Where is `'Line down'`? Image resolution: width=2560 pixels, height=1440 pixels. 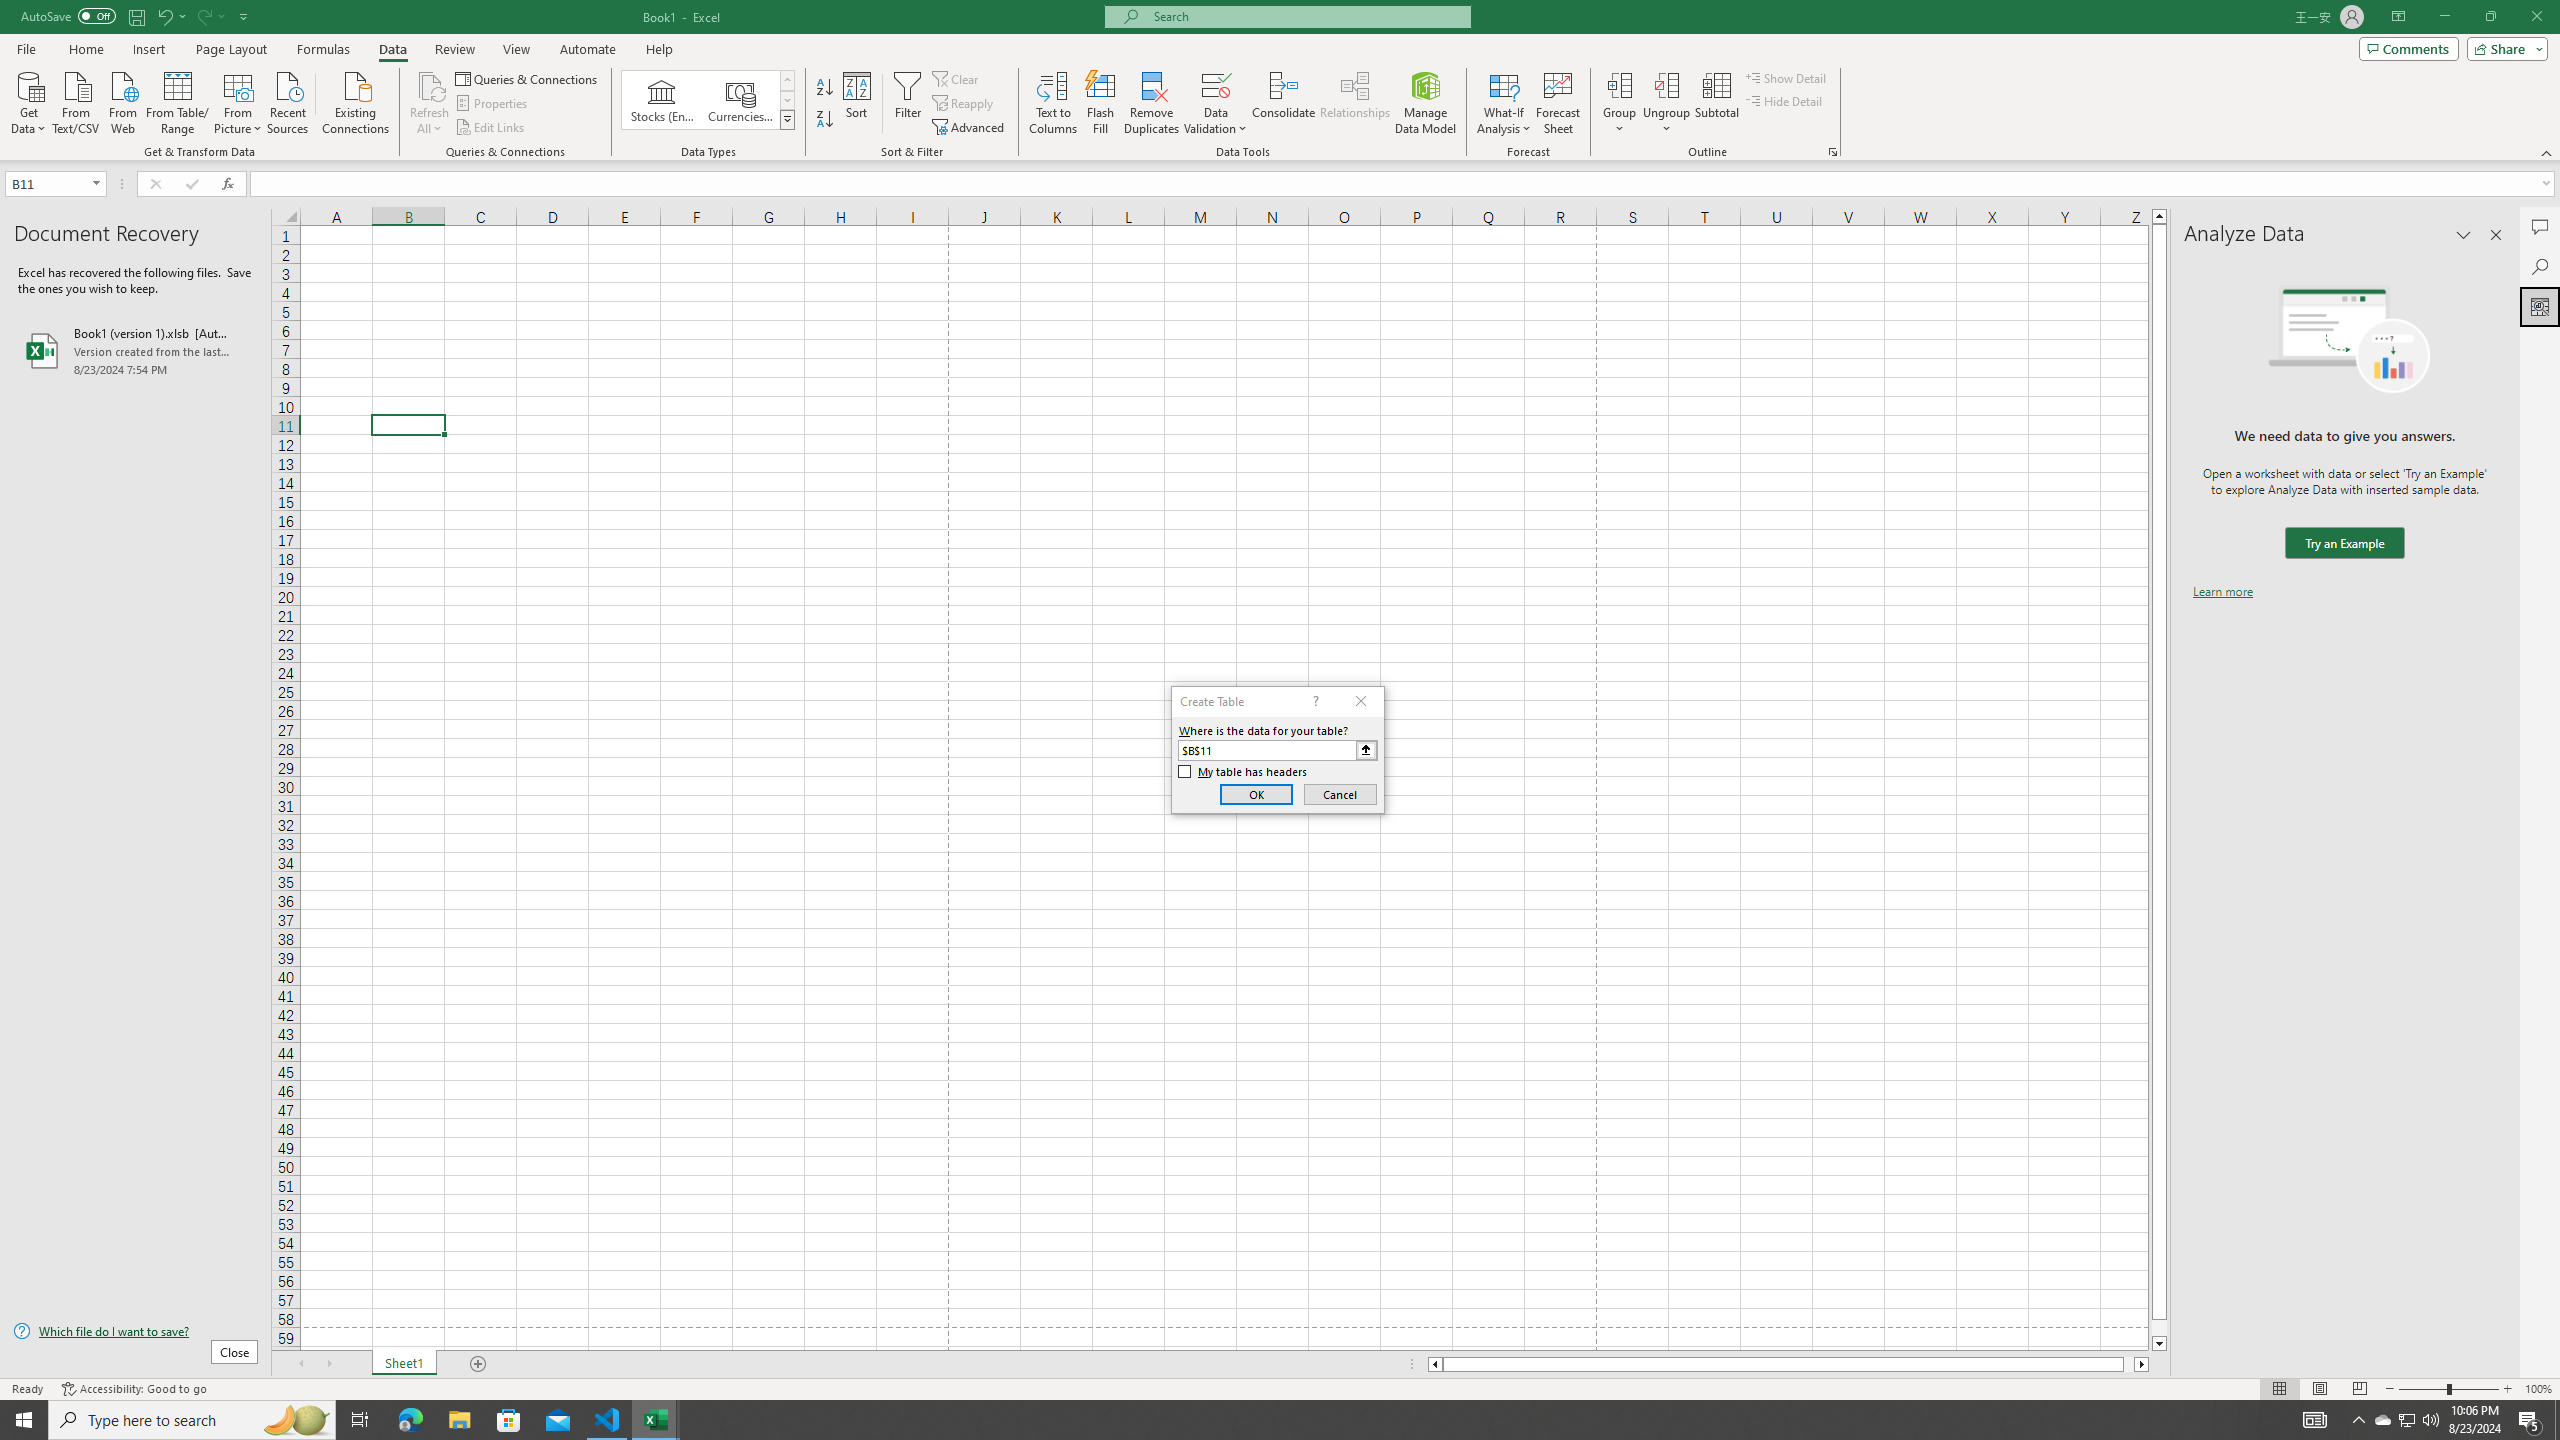 'Line down' is located at coordinates (2159, 1344).